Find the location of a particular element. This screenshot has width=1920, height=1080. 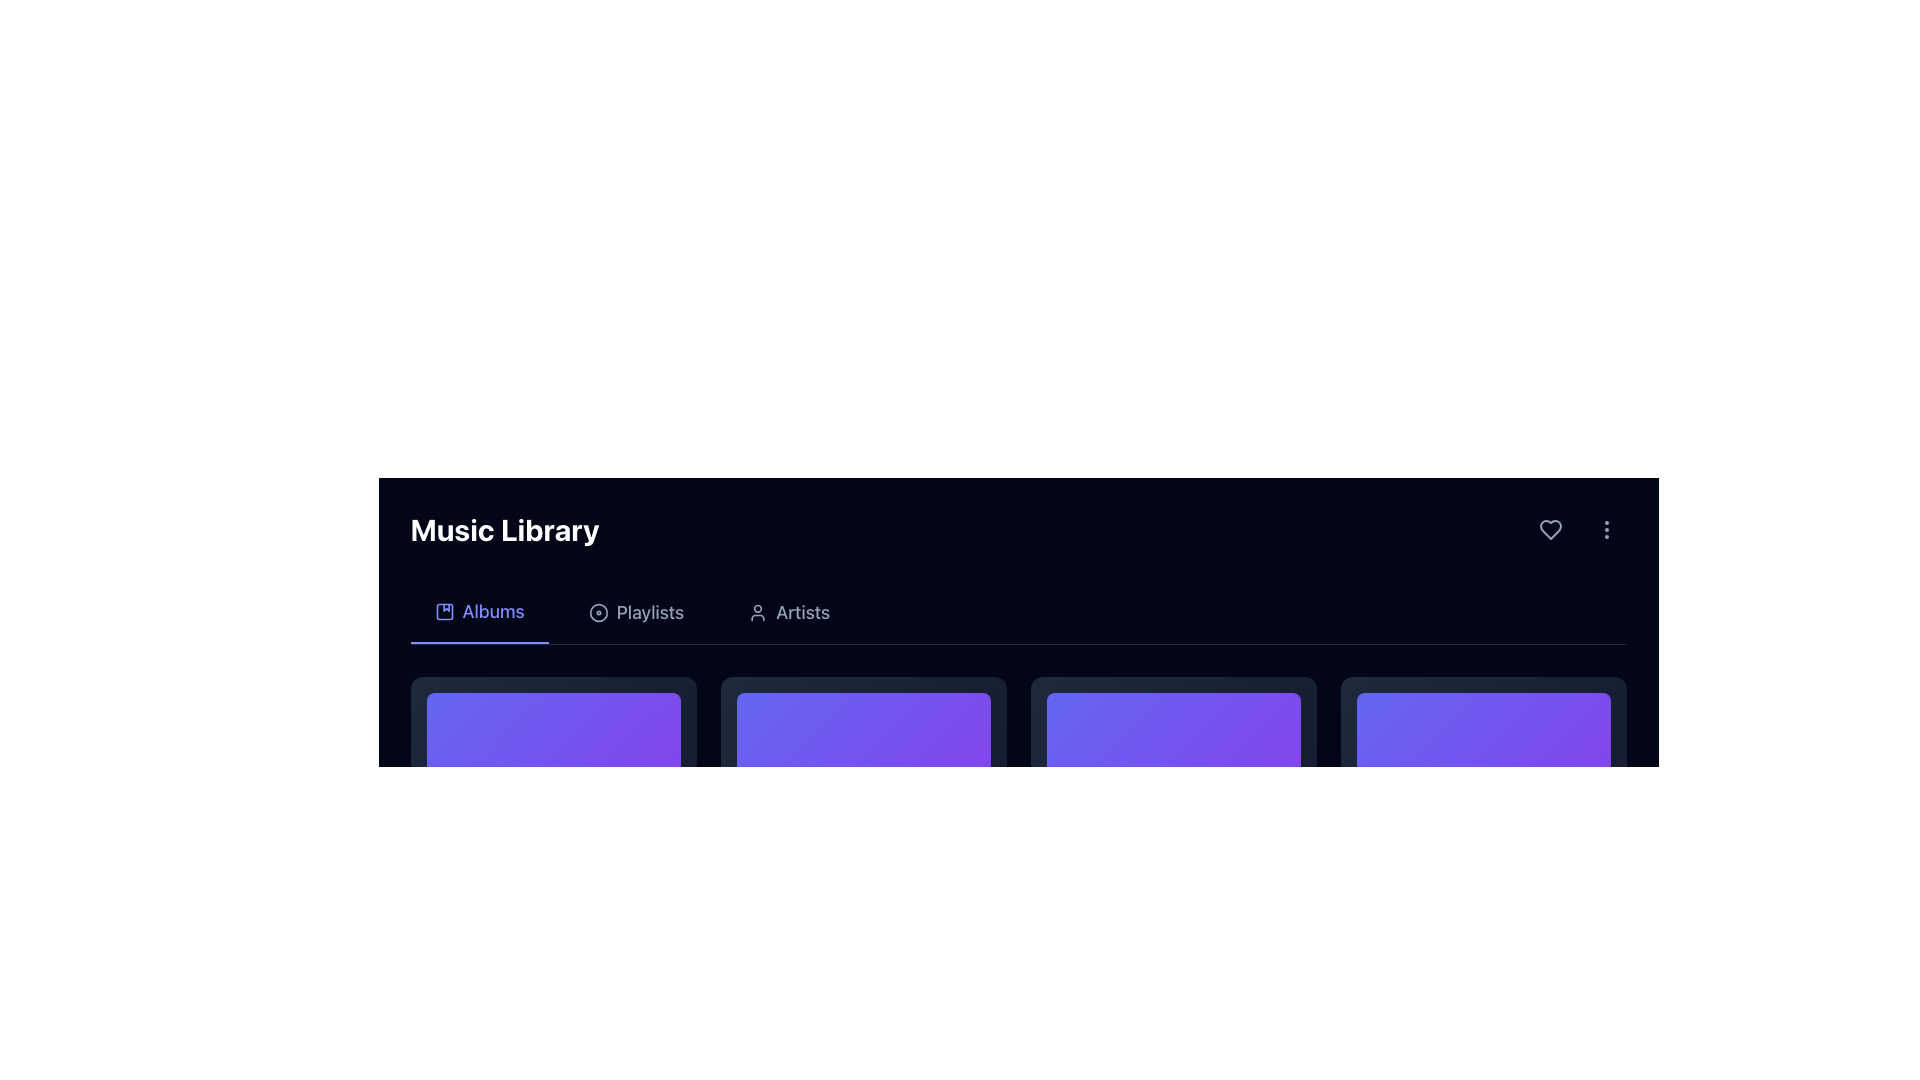

the small rectangular box with rounded corners located under the 'Albums' section in the top left corner of the interface is located at coordinates (443, 611).